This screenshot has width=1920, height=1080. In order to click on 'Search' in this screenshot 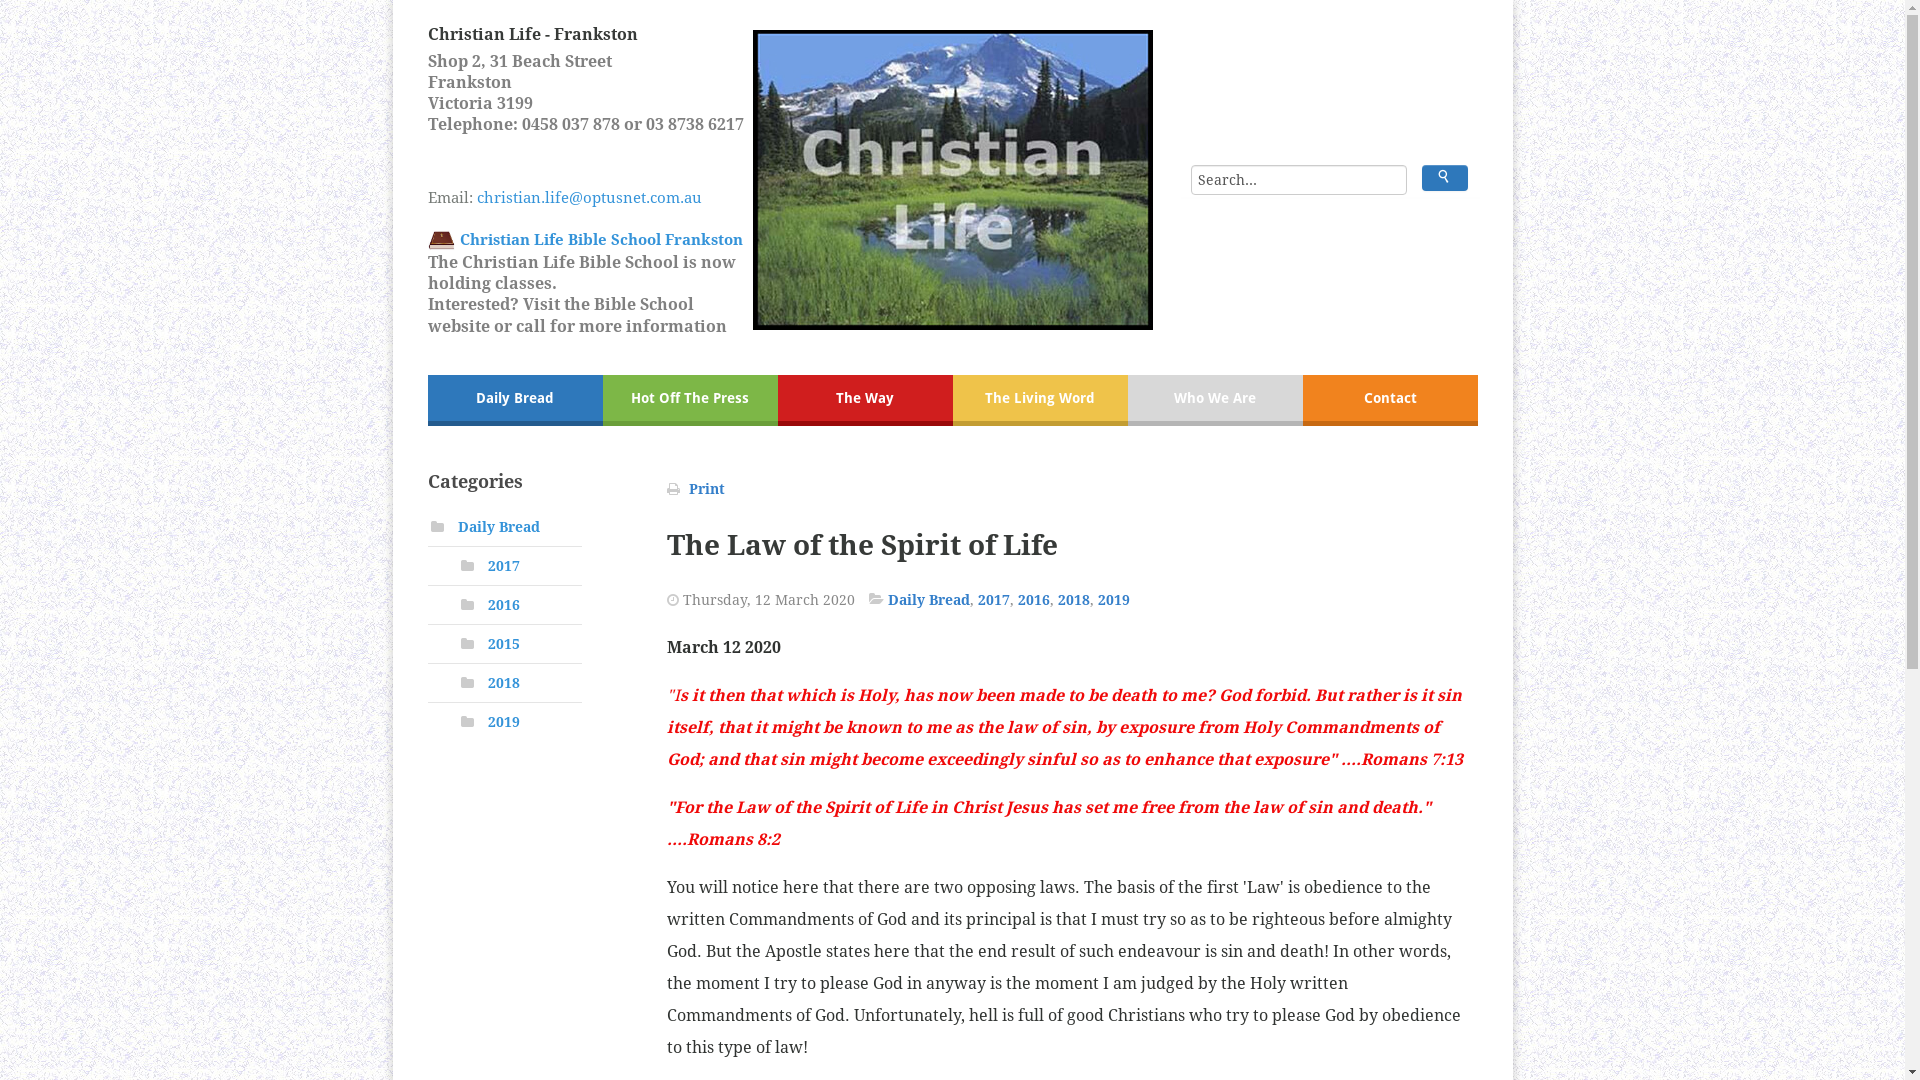, I will do `click(1444, 176)`.